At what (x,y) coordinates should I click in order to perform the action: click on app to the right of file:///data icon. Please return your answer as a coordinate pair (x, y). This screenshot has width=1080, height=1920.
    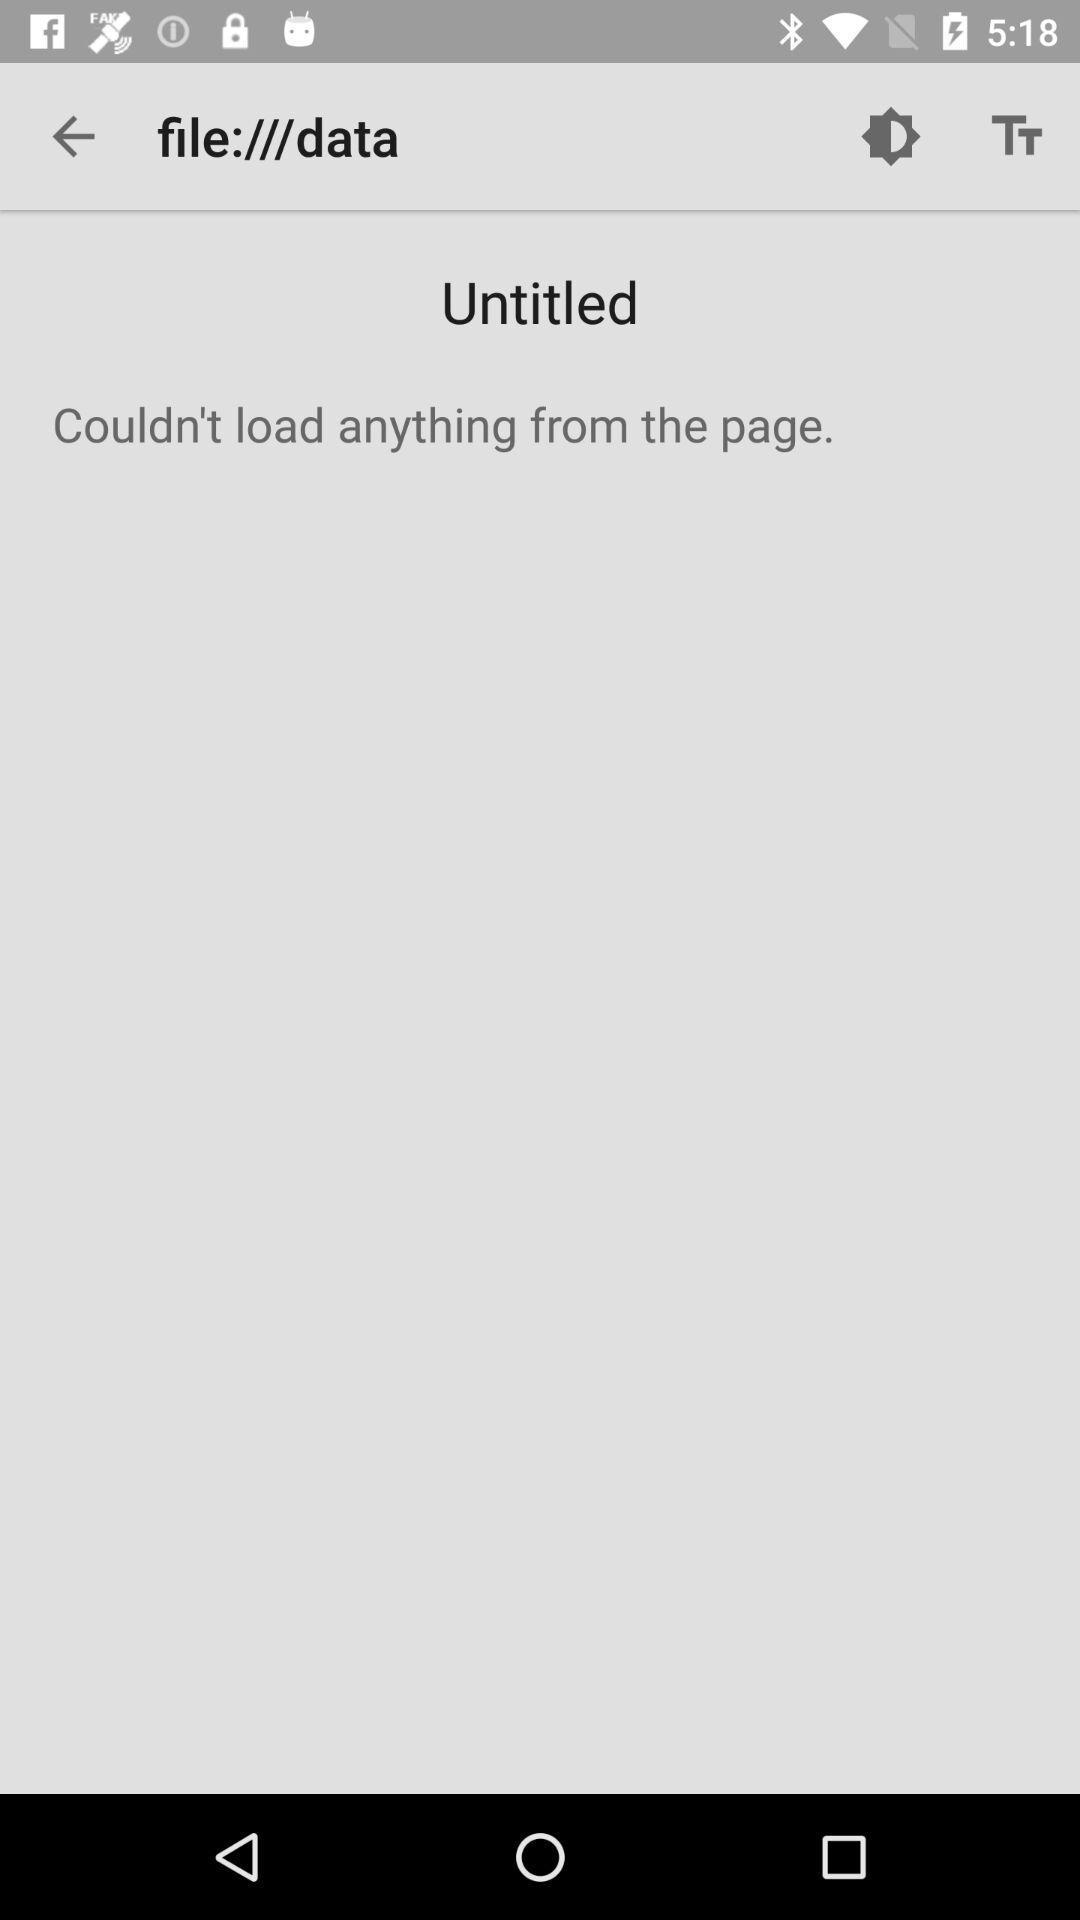
    Looking at the image, I should click on (890, 135).